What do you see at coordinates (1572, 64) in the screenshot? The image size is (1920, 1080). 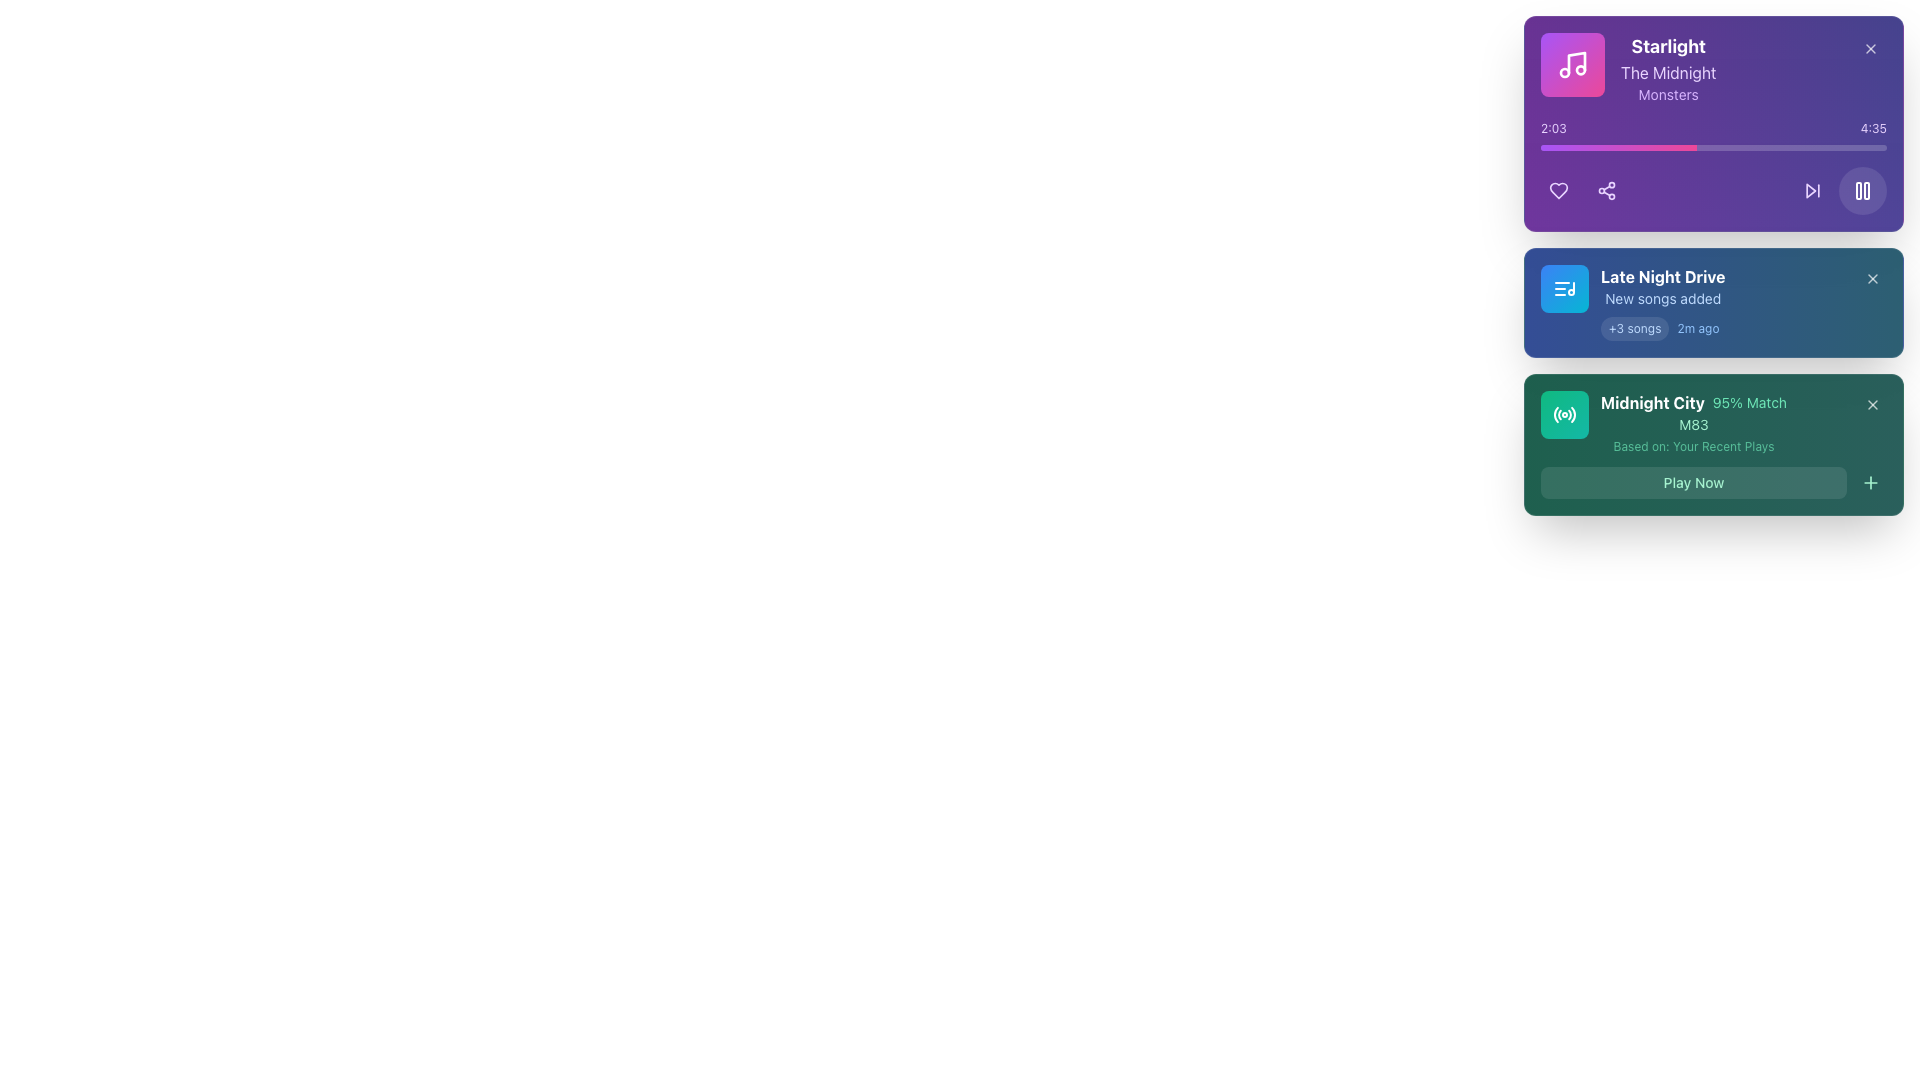 I see `the music icon featuring a white musical note on a vibrant purple-to-pink gradient background, located at the top-left corner of the first card in a vertical stack` at bounding box center [1572, 64].